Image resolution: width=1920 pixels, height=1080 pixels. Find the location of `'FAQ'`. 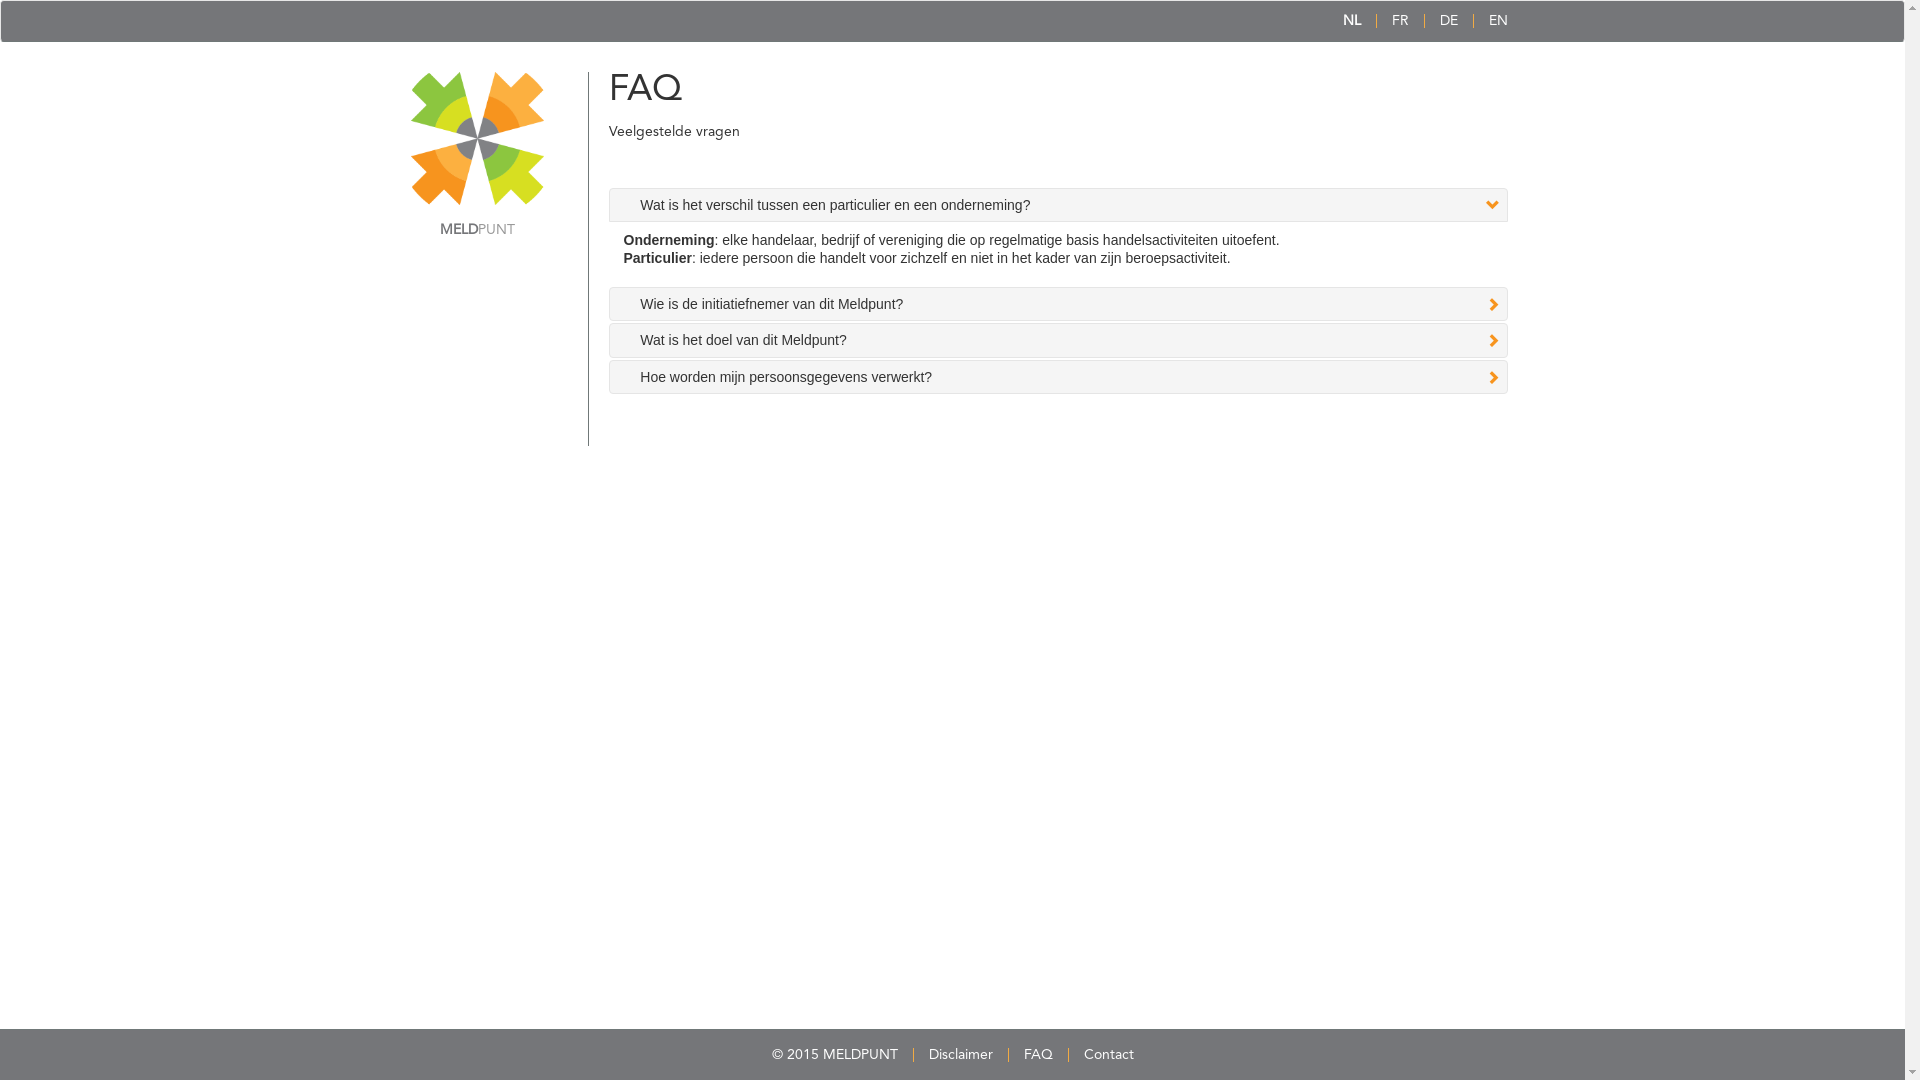

'FAQ' is located at coordinates (1038, 1054).